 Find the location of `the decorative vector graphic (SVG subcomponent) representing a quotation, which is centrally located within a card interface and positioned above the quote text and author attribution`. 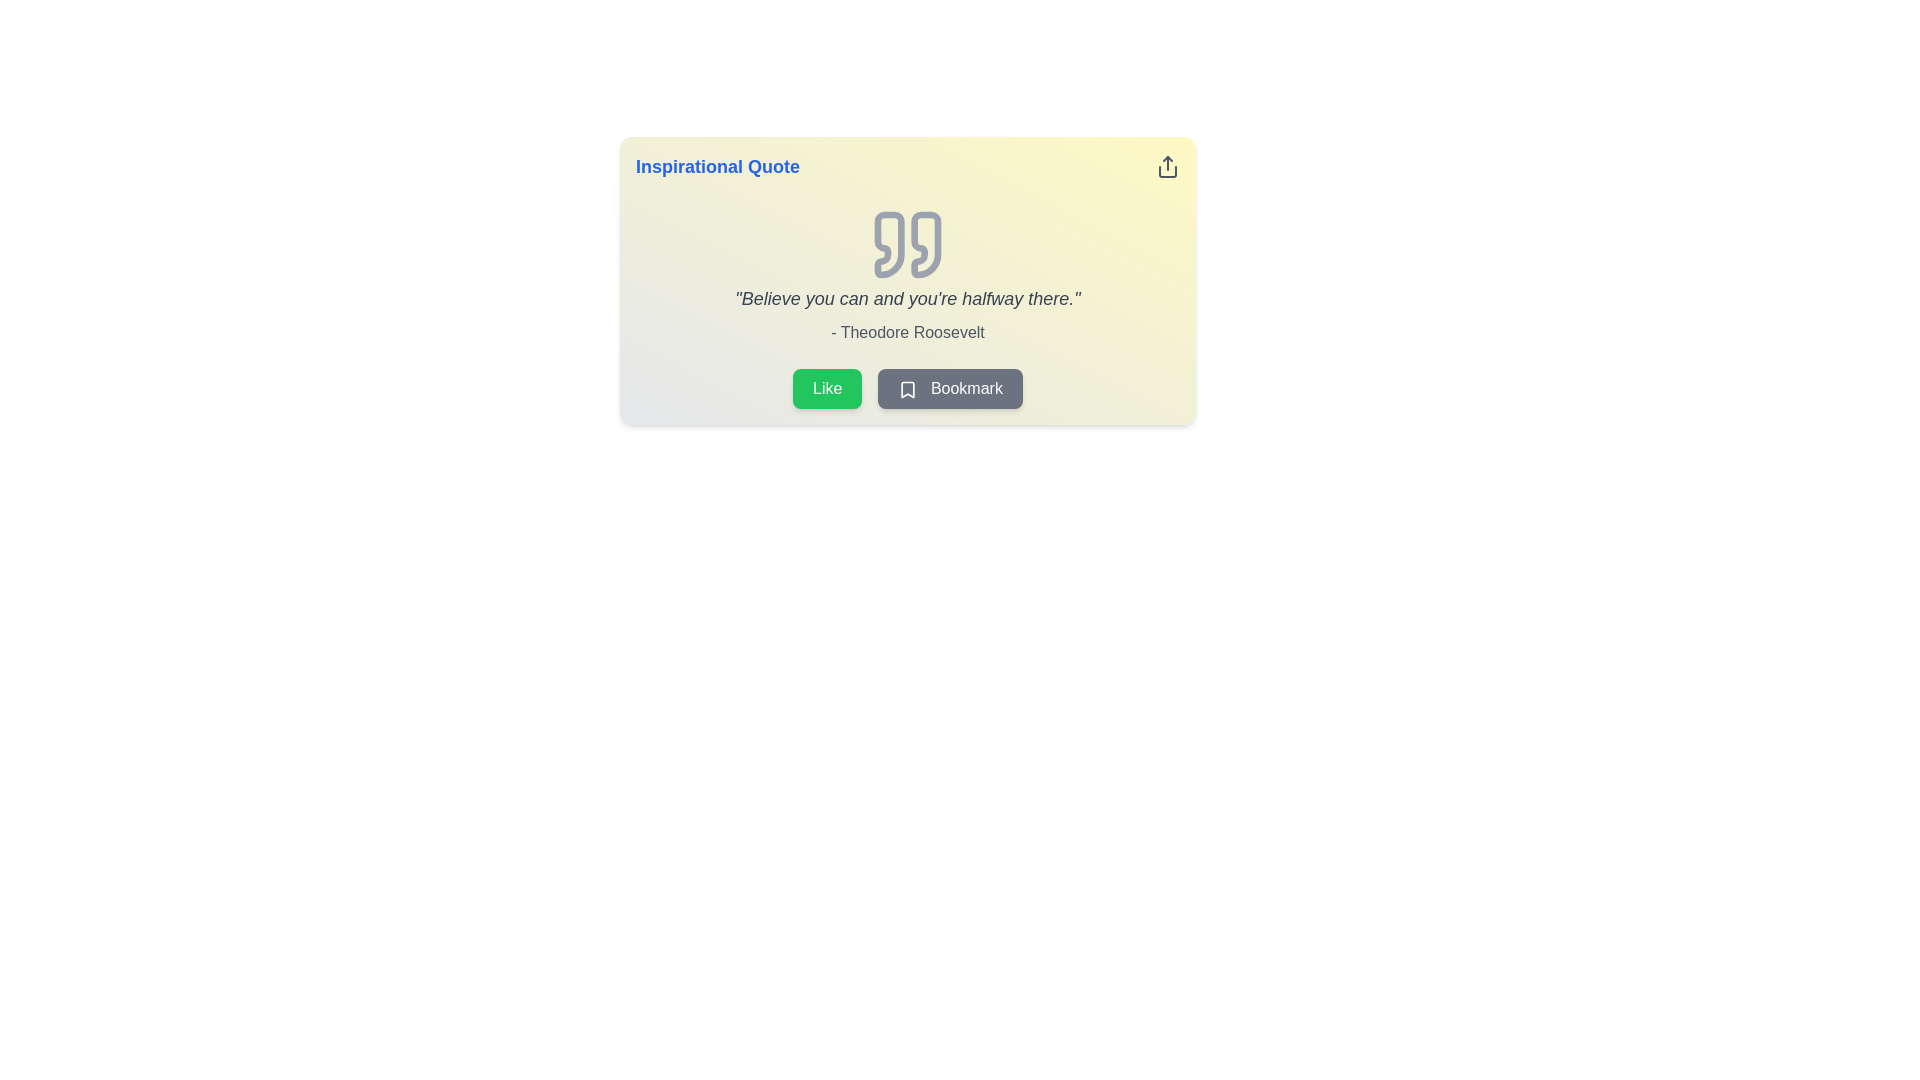

the decorative vector graphic (SVG subcomponent) representing a quotation, which is centrally located within a card interface and positioned above the quote text and author attribution is located at coordinates (925, 244).